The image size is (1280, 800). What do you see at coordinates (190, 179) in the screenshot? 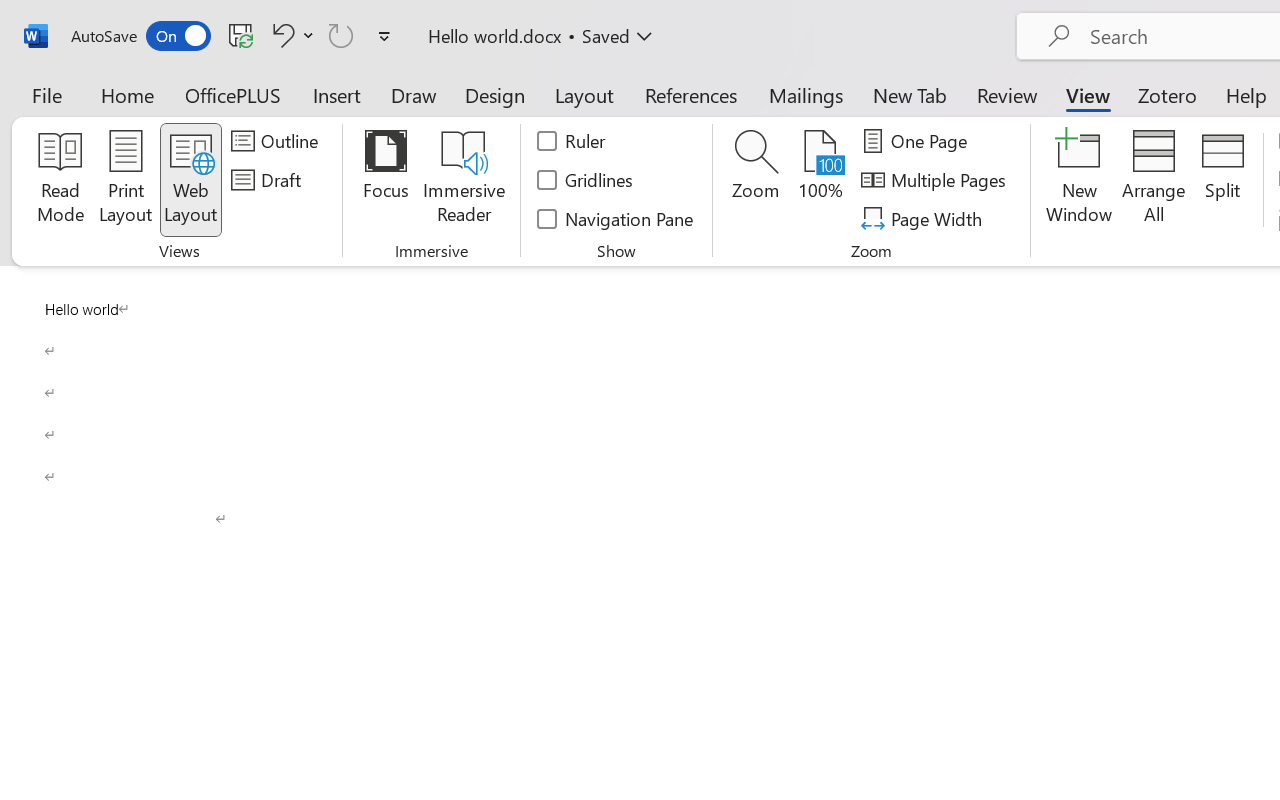
I see `'Web Layout'` at bounding box center [190, 179].